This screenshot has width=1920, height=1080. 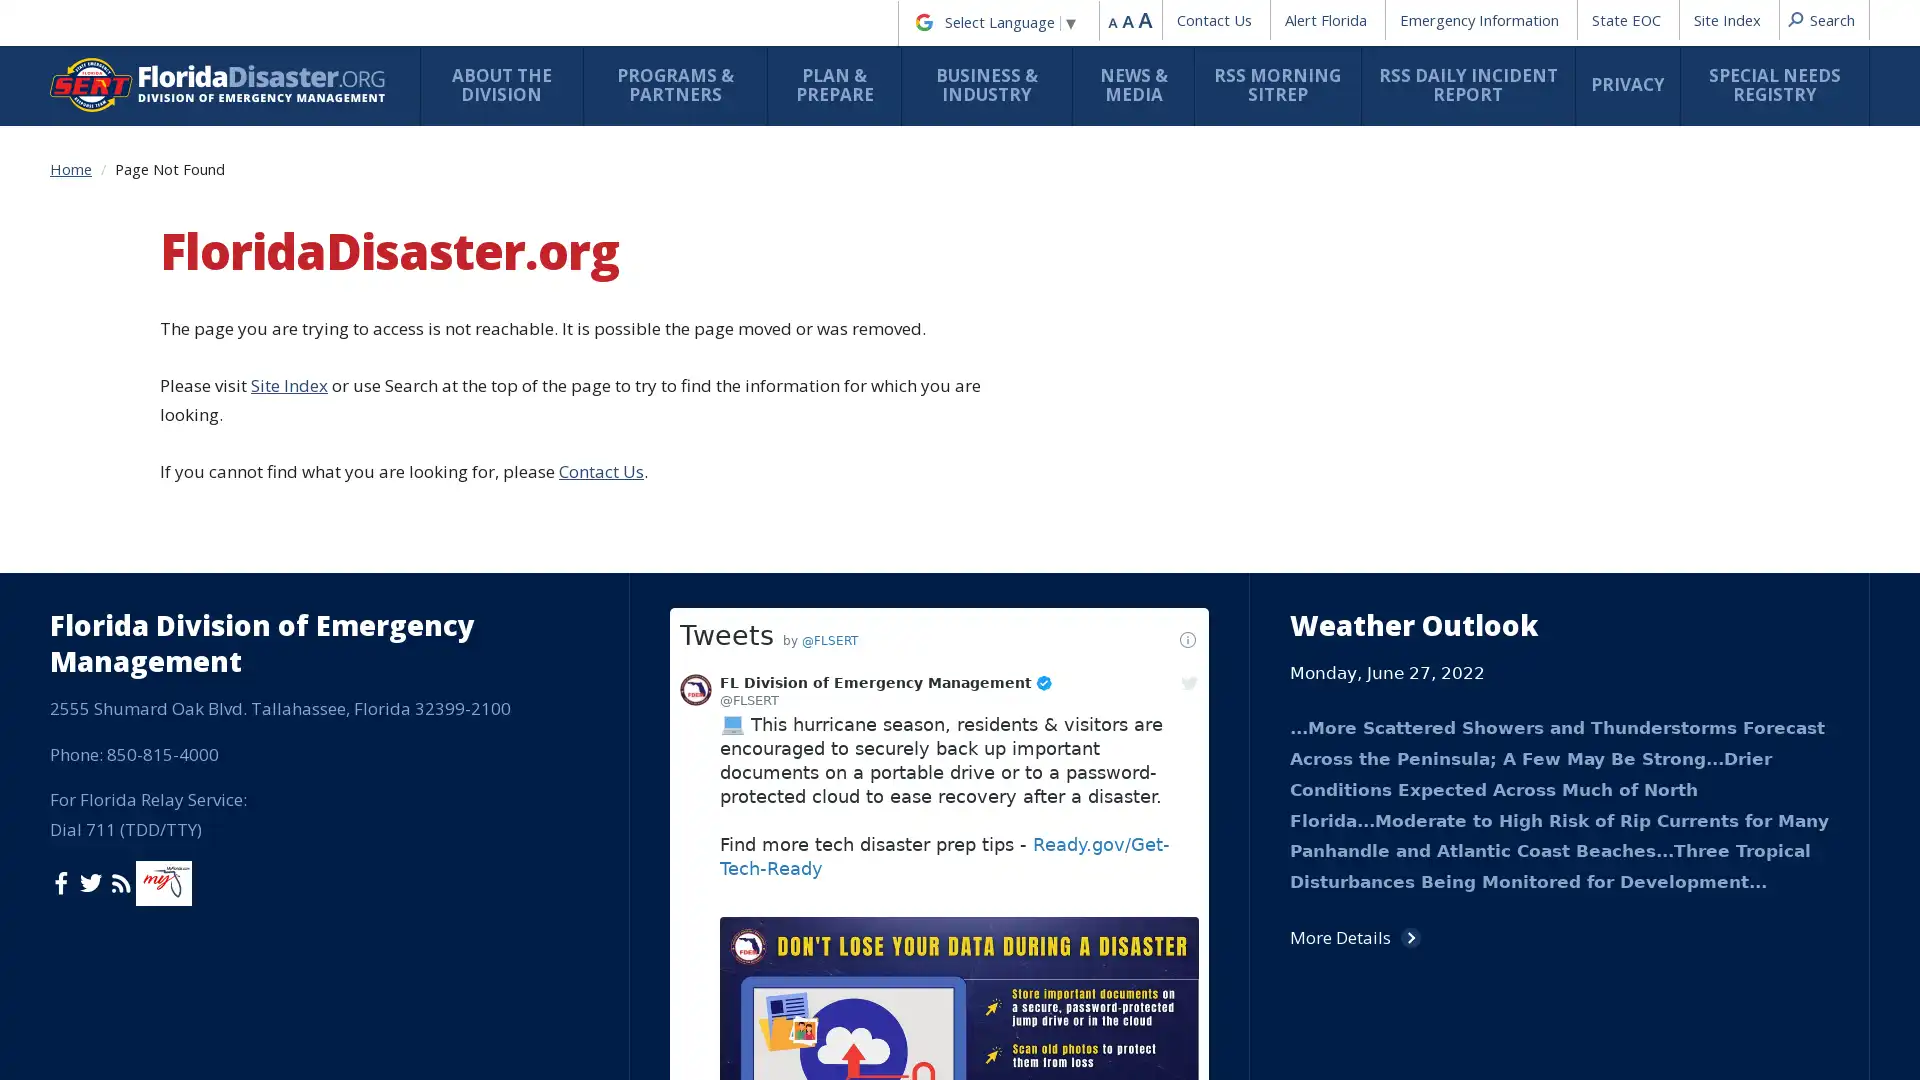 I want to click on Toggle More, so click(x=1348, y=548).